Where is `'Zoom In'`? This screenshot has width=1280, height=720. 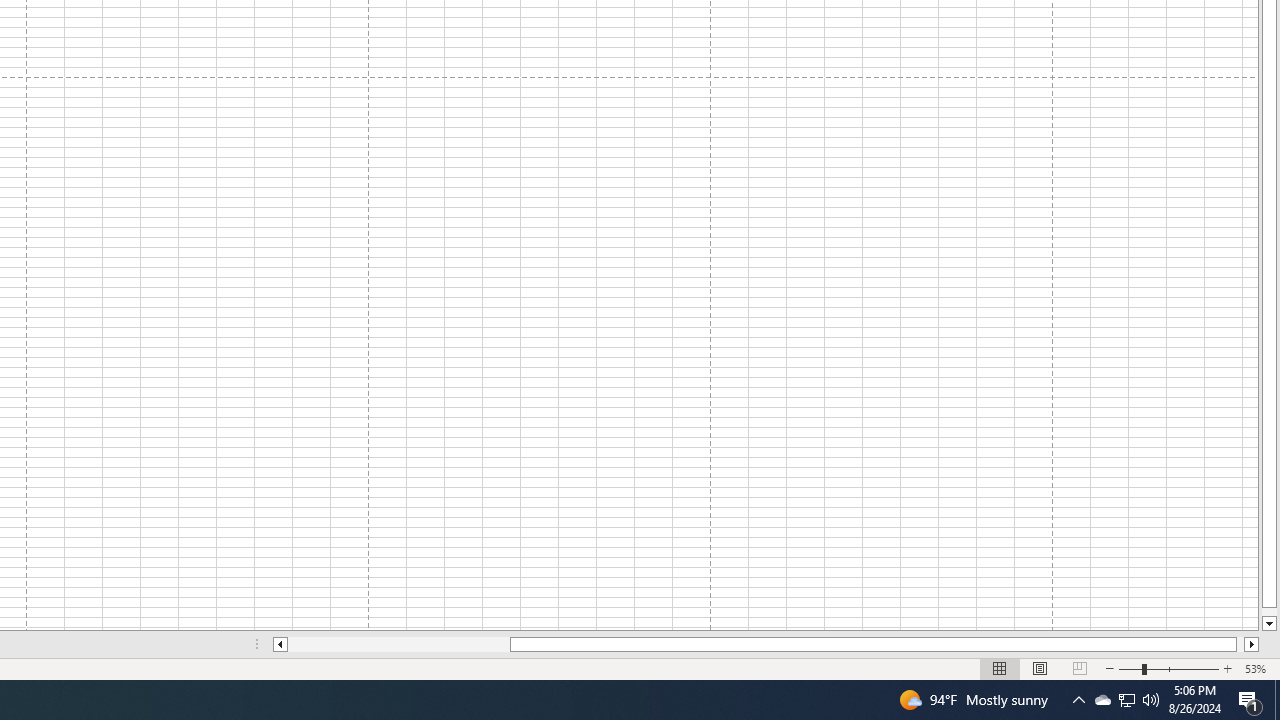 'Zoom In' is located at coordinates (1226, 669).